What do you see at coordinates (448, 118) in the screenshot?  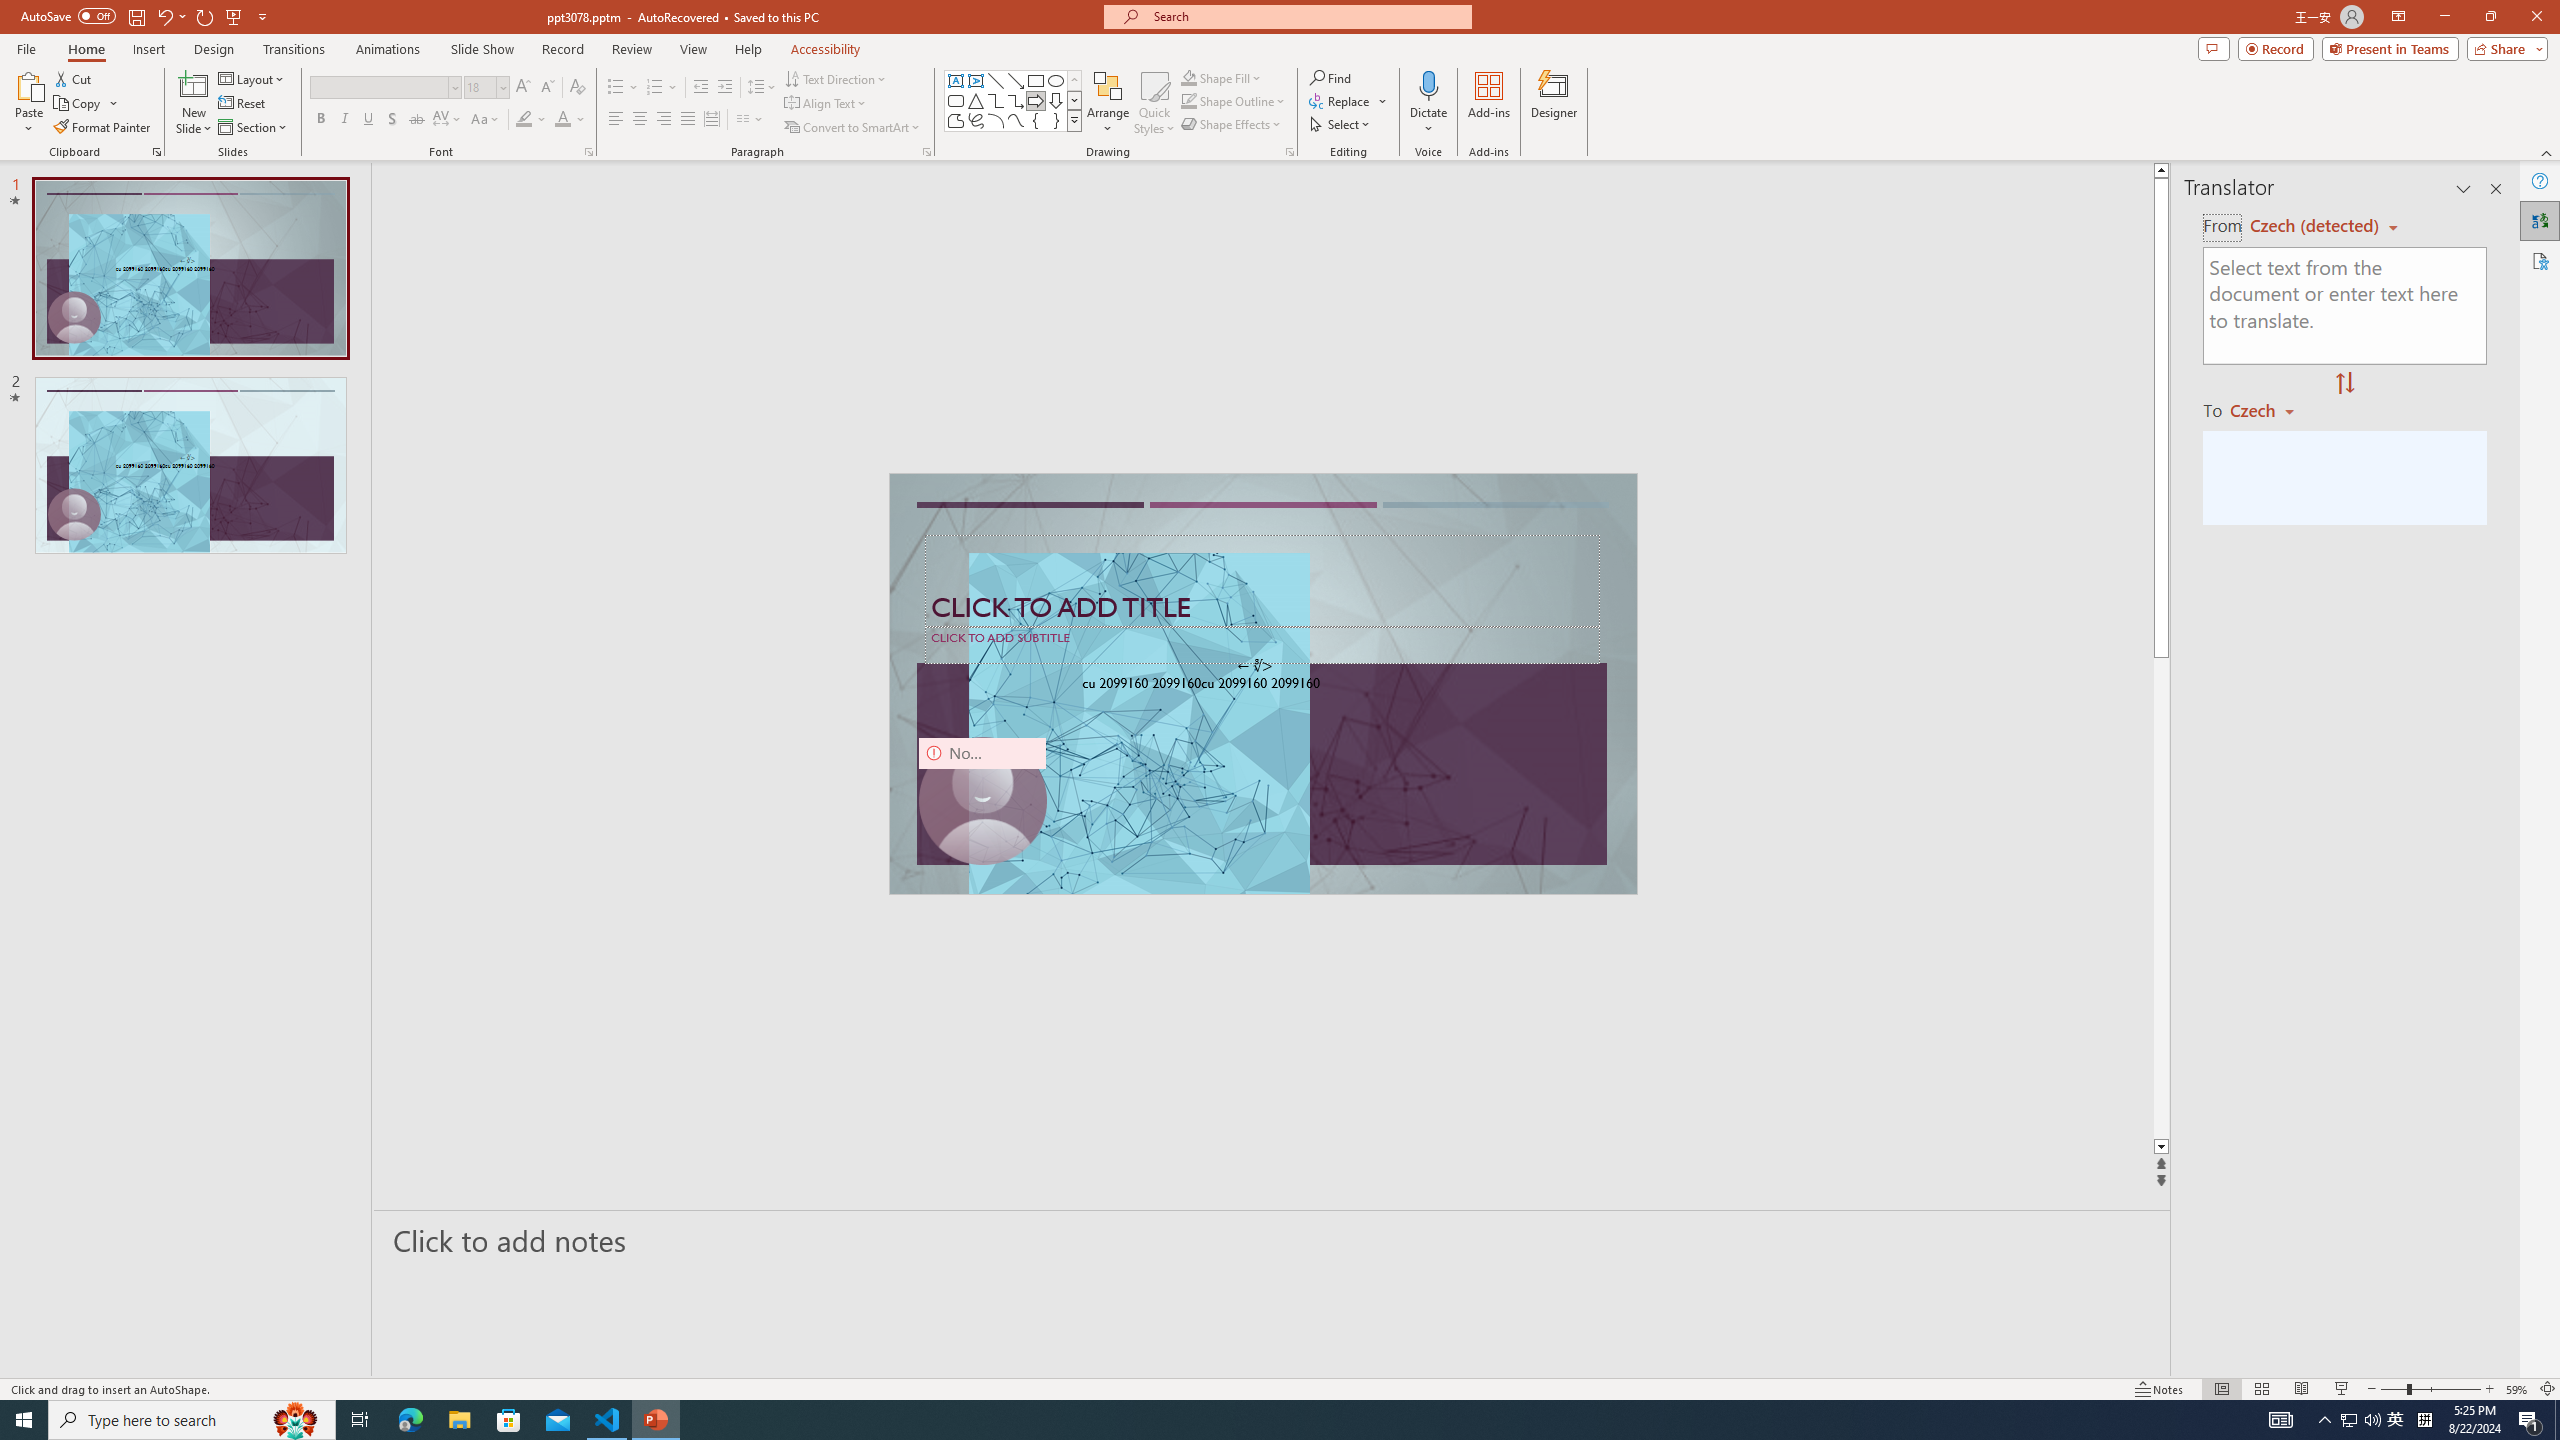 I see `'Character Spacing'` at bounding box center [448, 118].